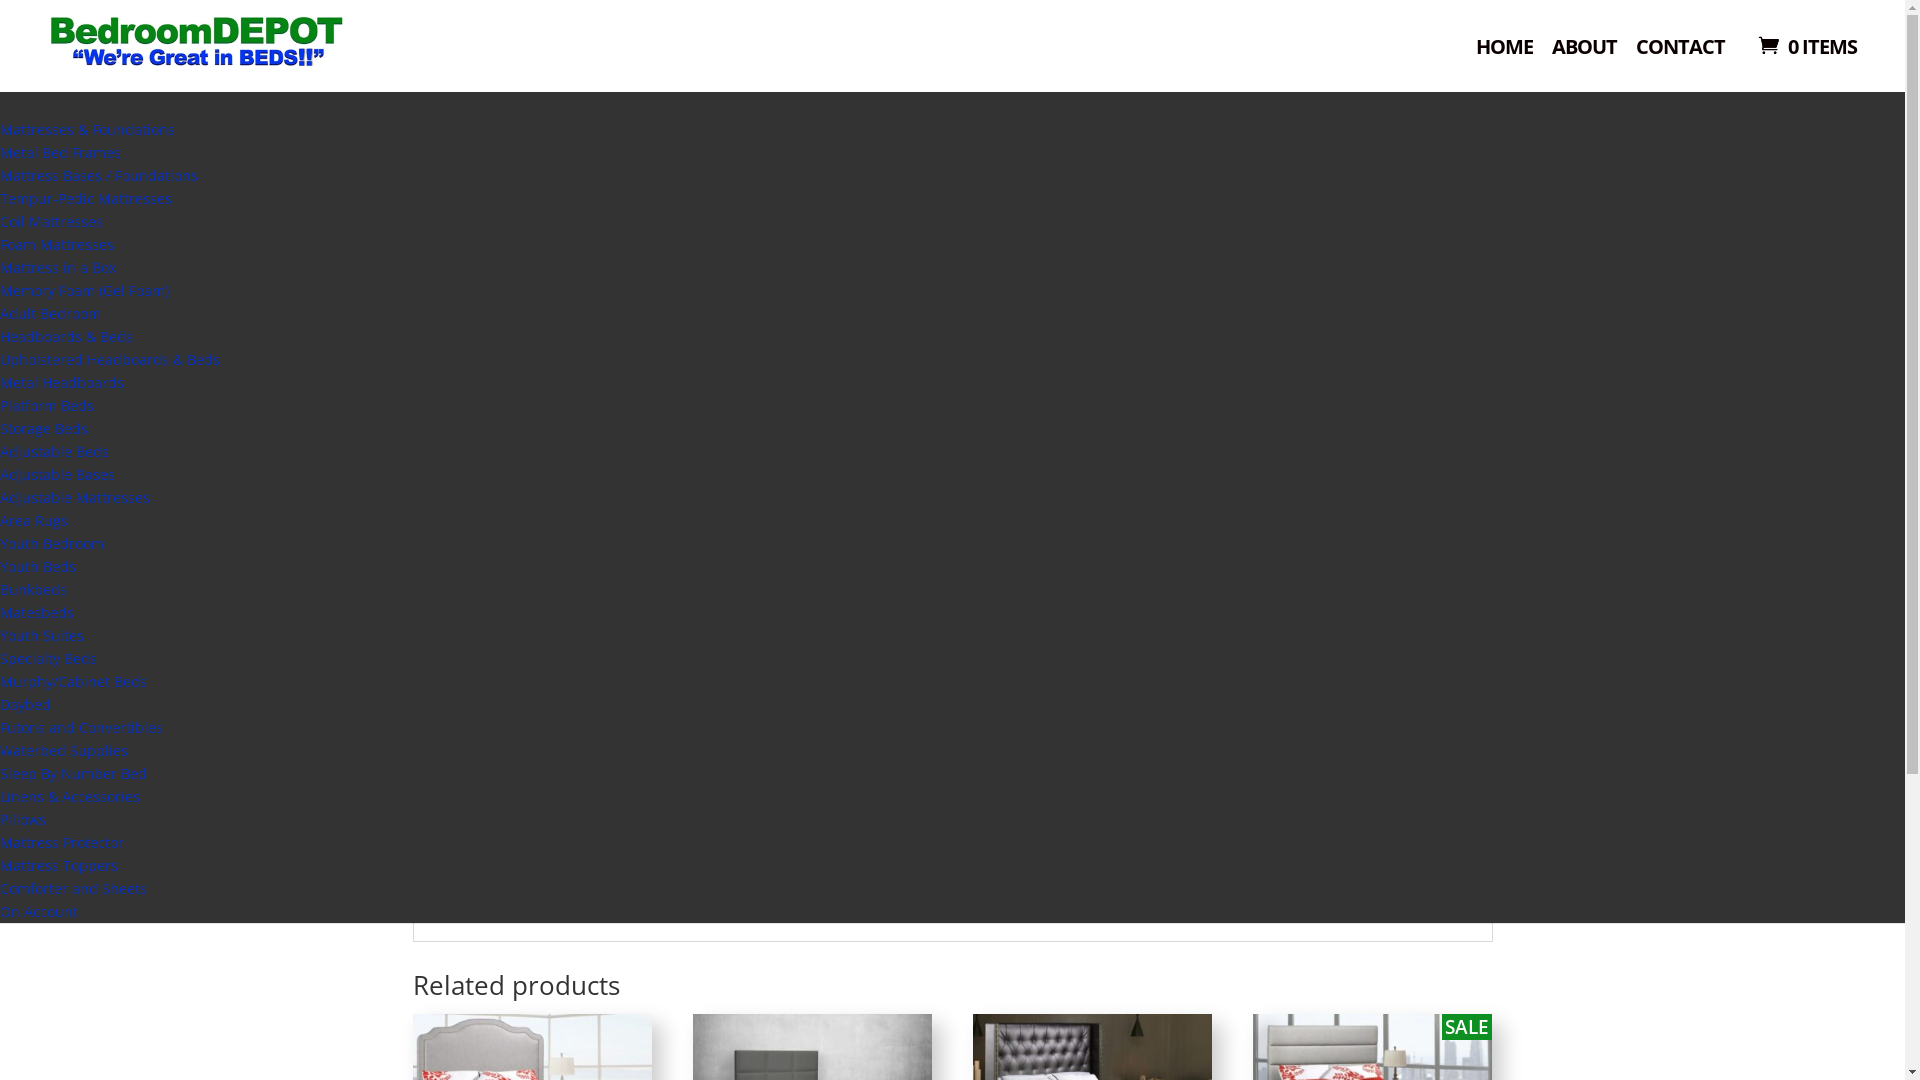  I want to click on 'Matesbeds', so click(37, 611).